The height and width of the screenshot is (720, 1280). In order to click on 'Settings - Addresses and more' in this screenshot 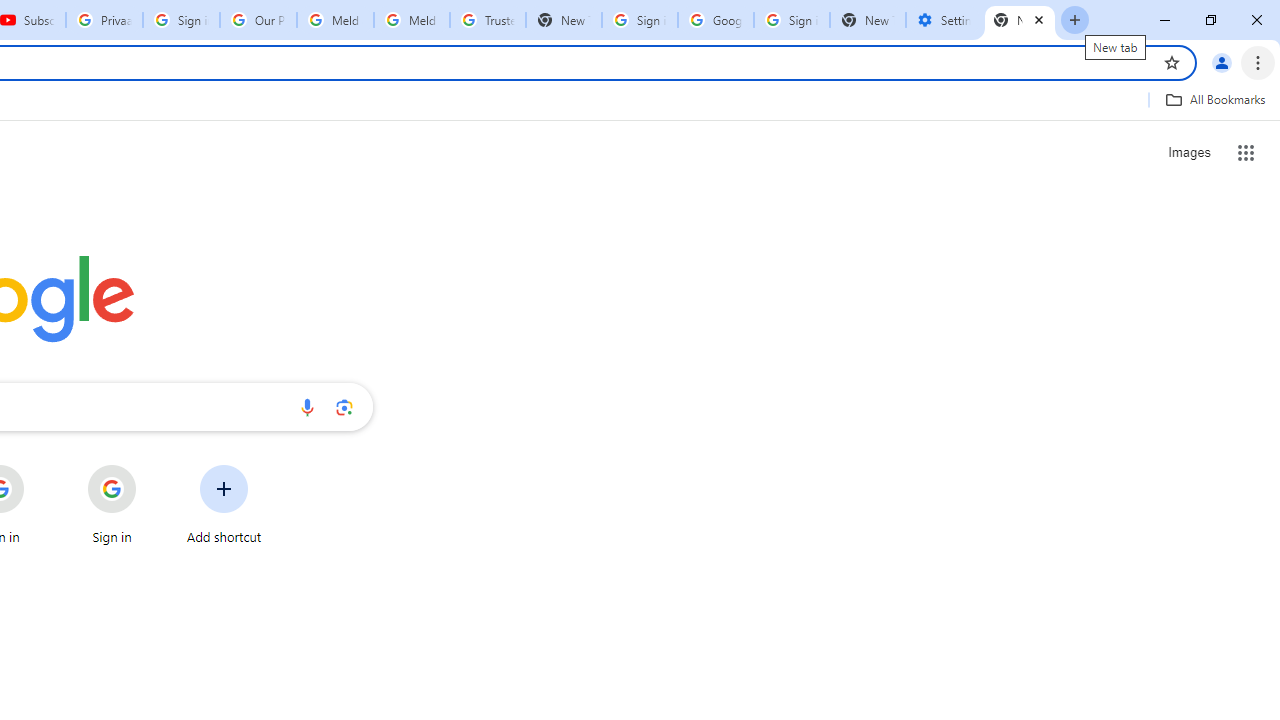, I will do `click(943, 20)`.